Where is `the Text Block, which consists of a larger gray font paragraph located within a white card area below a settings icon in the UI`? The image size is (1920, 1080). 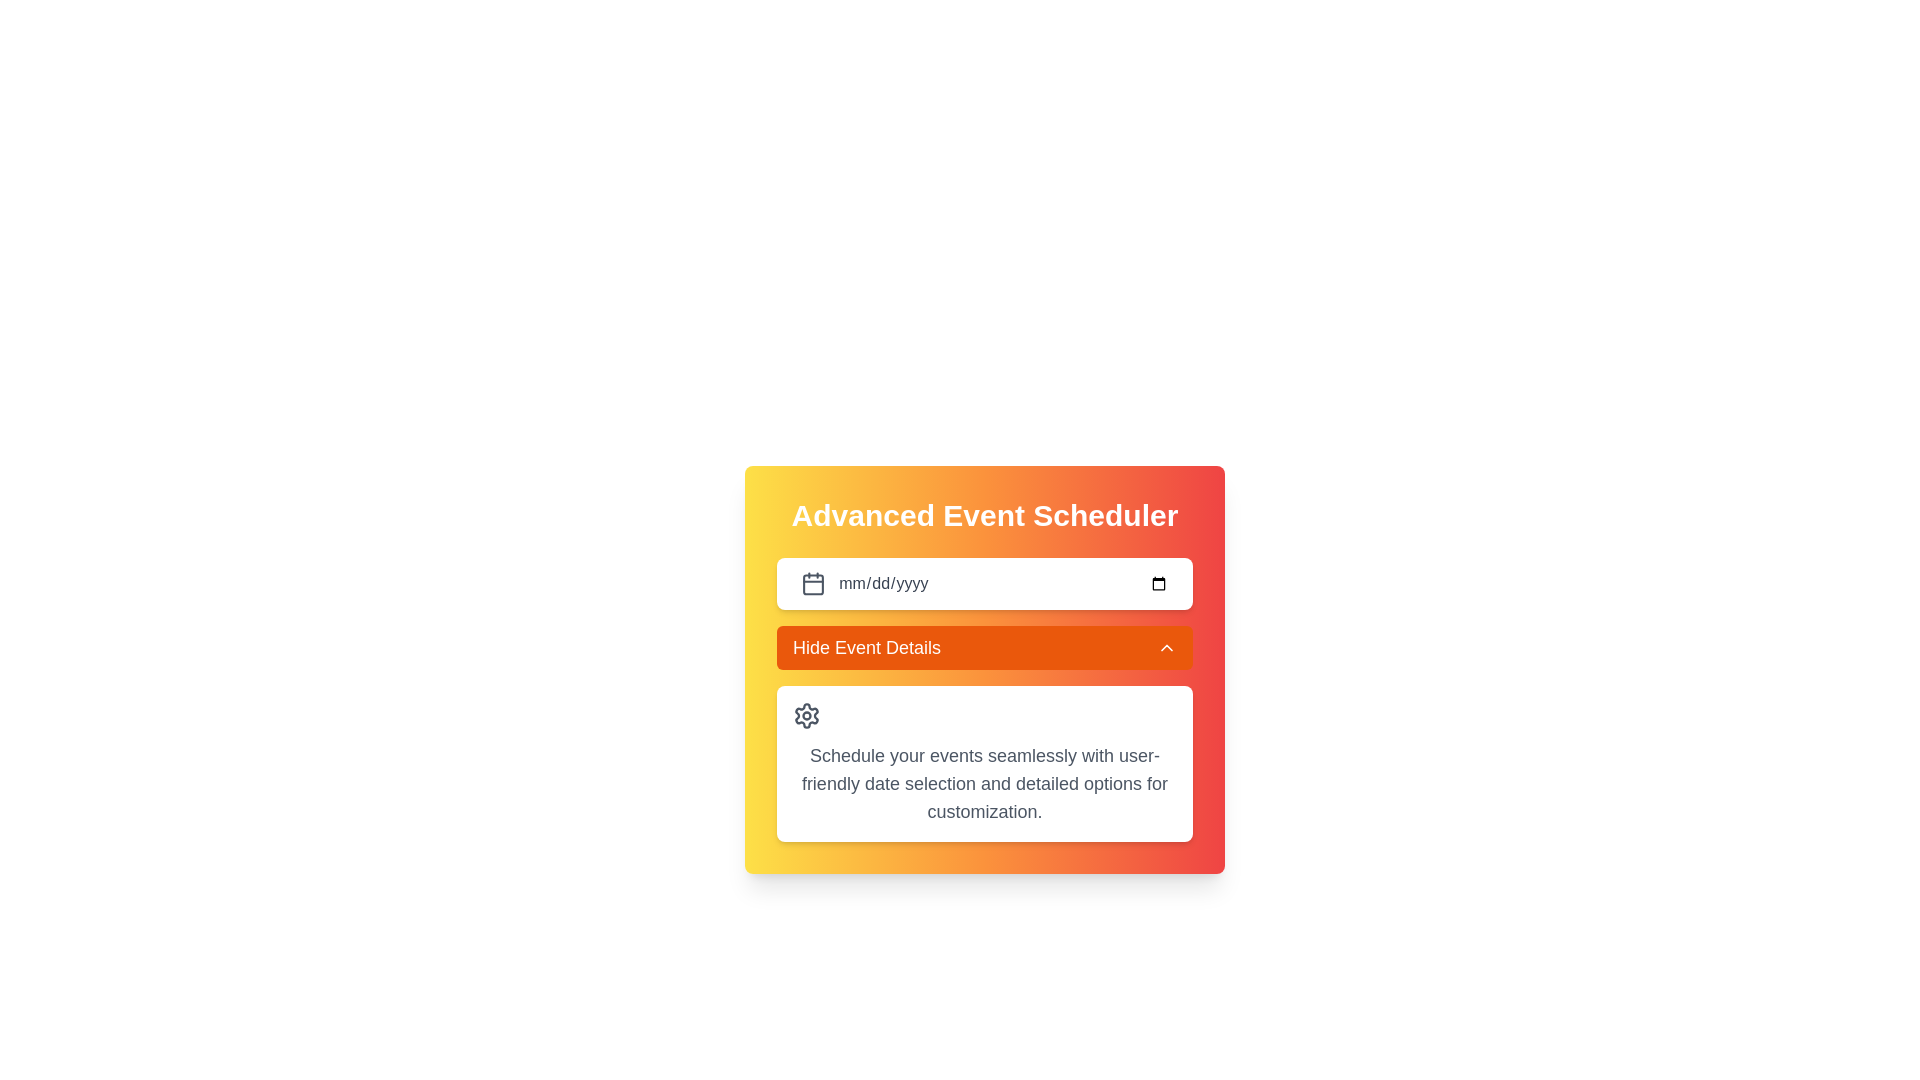
the Text Block, which consists of a larger gray font paragraph located within a white card area below a settings icon in the UI is located at coordinates (984, 782).